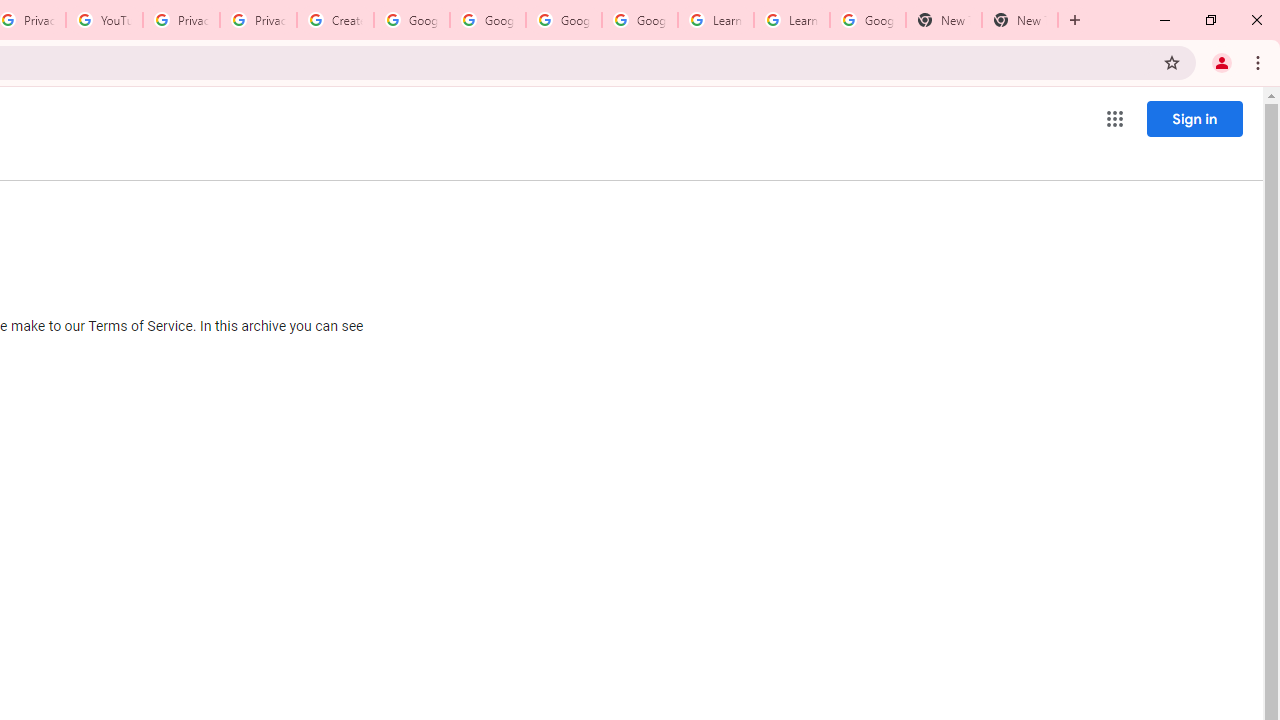  Describe the element at coordinates (488, 20) in the screenshot. I see `'Google Account Help'` at that location.